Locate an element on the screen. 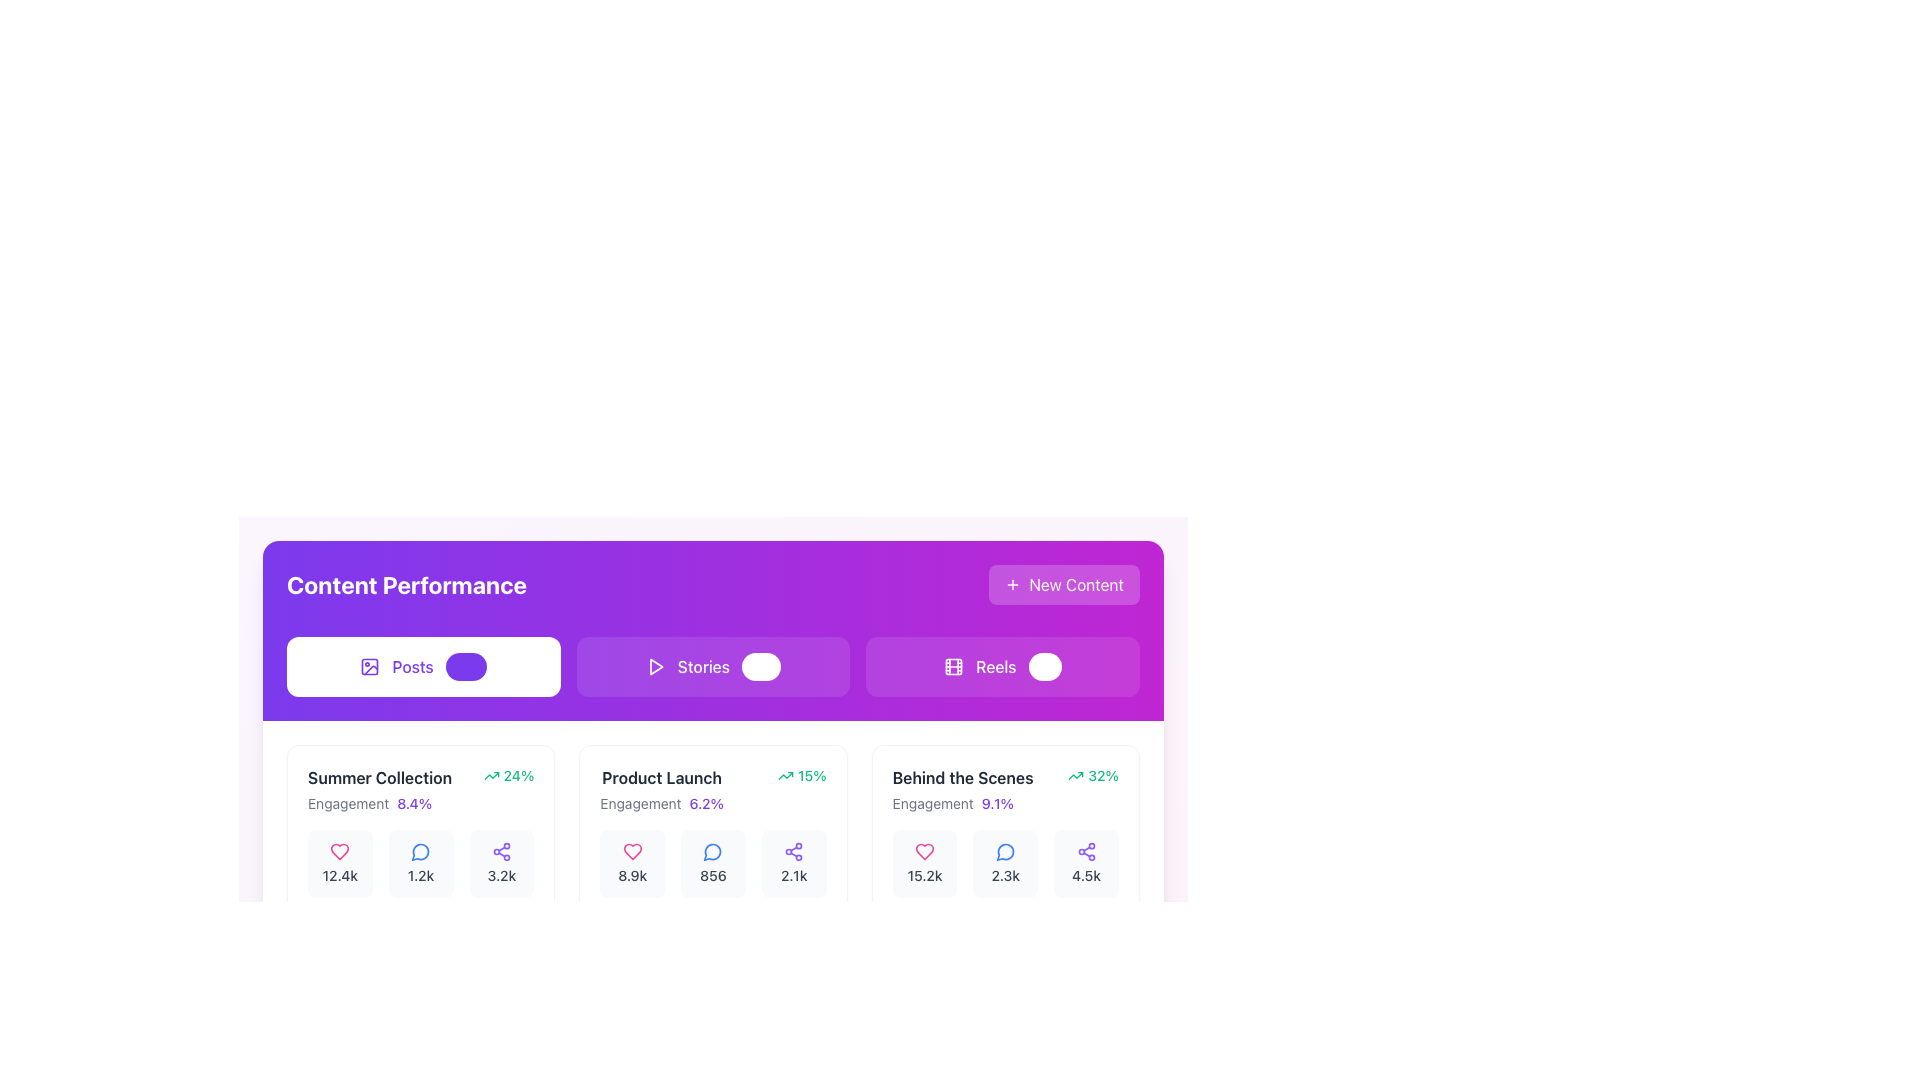 The width and height of the screenshot is (1920, 1080). the blue circular chat icon above the text label '1.2k' in the 'Summer Collection' content performance section is located at coordinates (420, 852).